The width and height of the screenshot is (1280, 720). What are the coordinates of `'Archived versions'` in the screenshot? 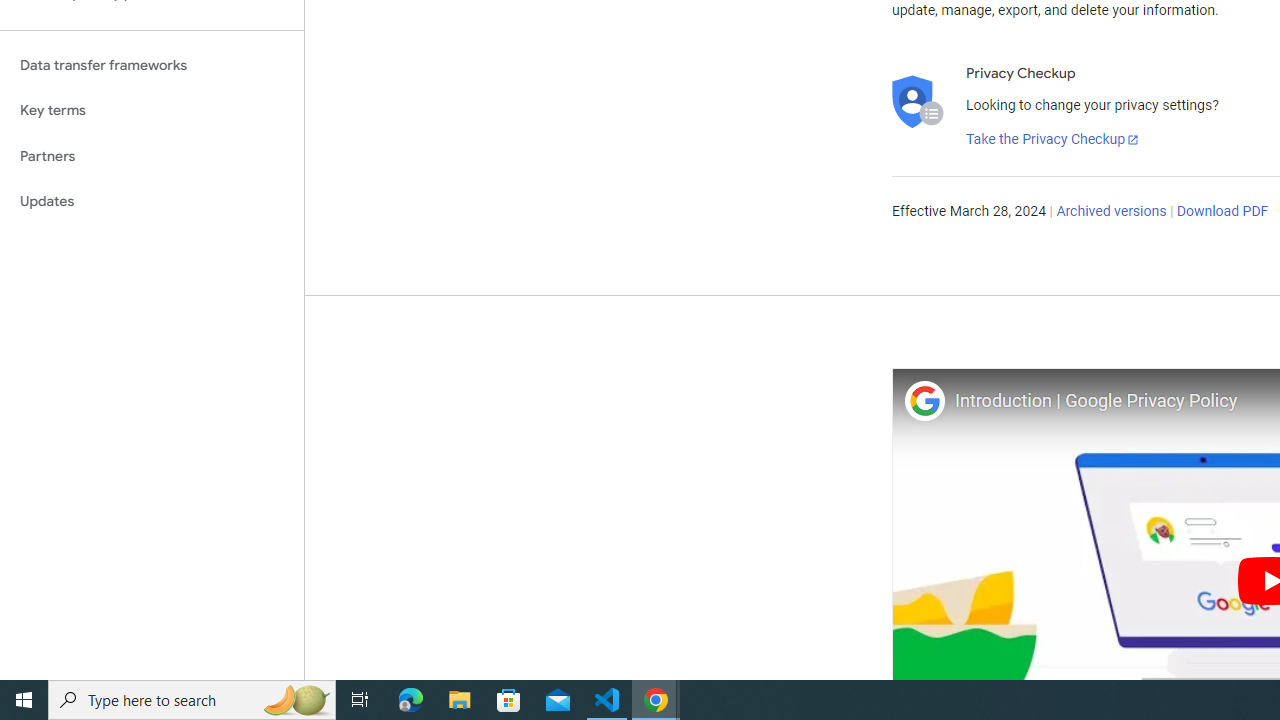 It's located at (1110, 212).